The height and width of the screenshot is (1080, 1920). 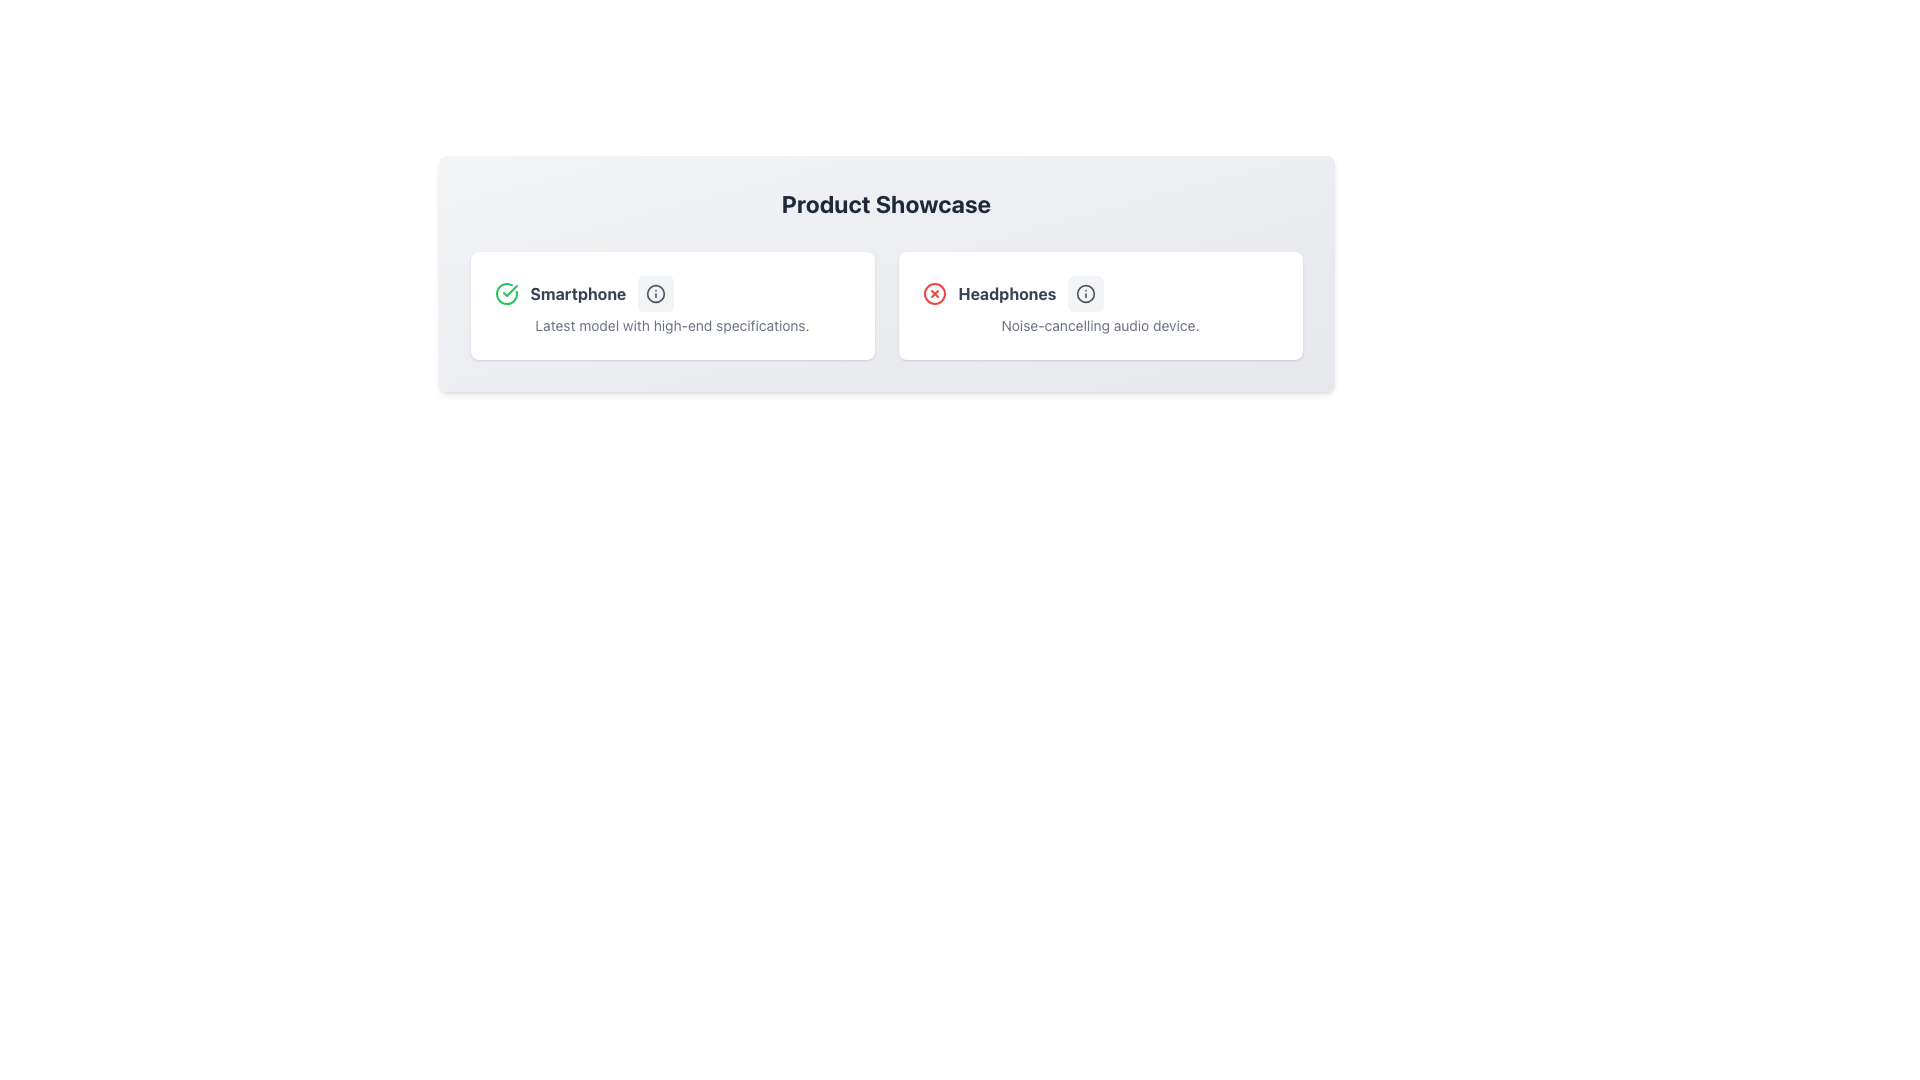 What do you see at coordinates (656, 293) in the screenshot?
I see `the icon component represented as a circle adjacent to the 'Smartphone' label in the interface` at bounding box center [656, 293].